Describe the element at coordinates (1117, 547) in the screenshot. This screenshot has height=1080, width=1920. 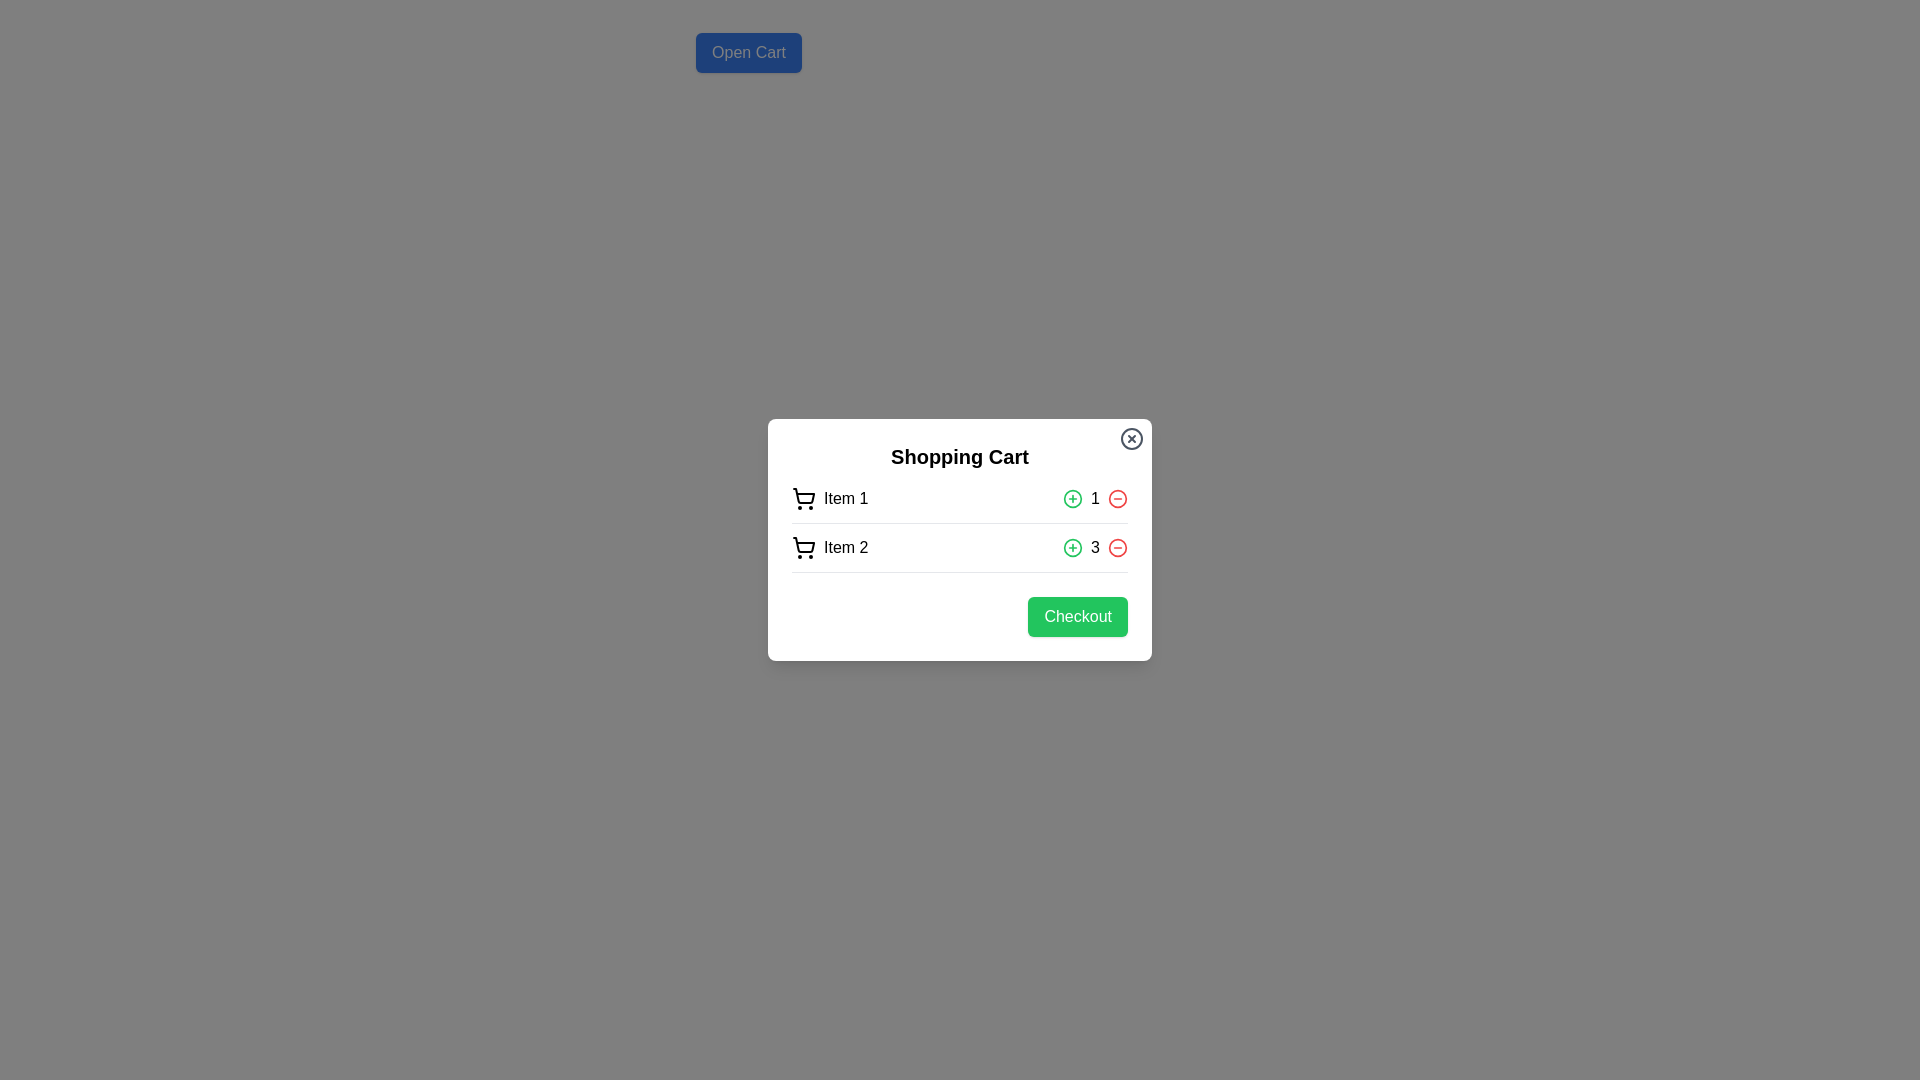
I see `the decrement button for 'Item 2' to change its appearance` at that location.